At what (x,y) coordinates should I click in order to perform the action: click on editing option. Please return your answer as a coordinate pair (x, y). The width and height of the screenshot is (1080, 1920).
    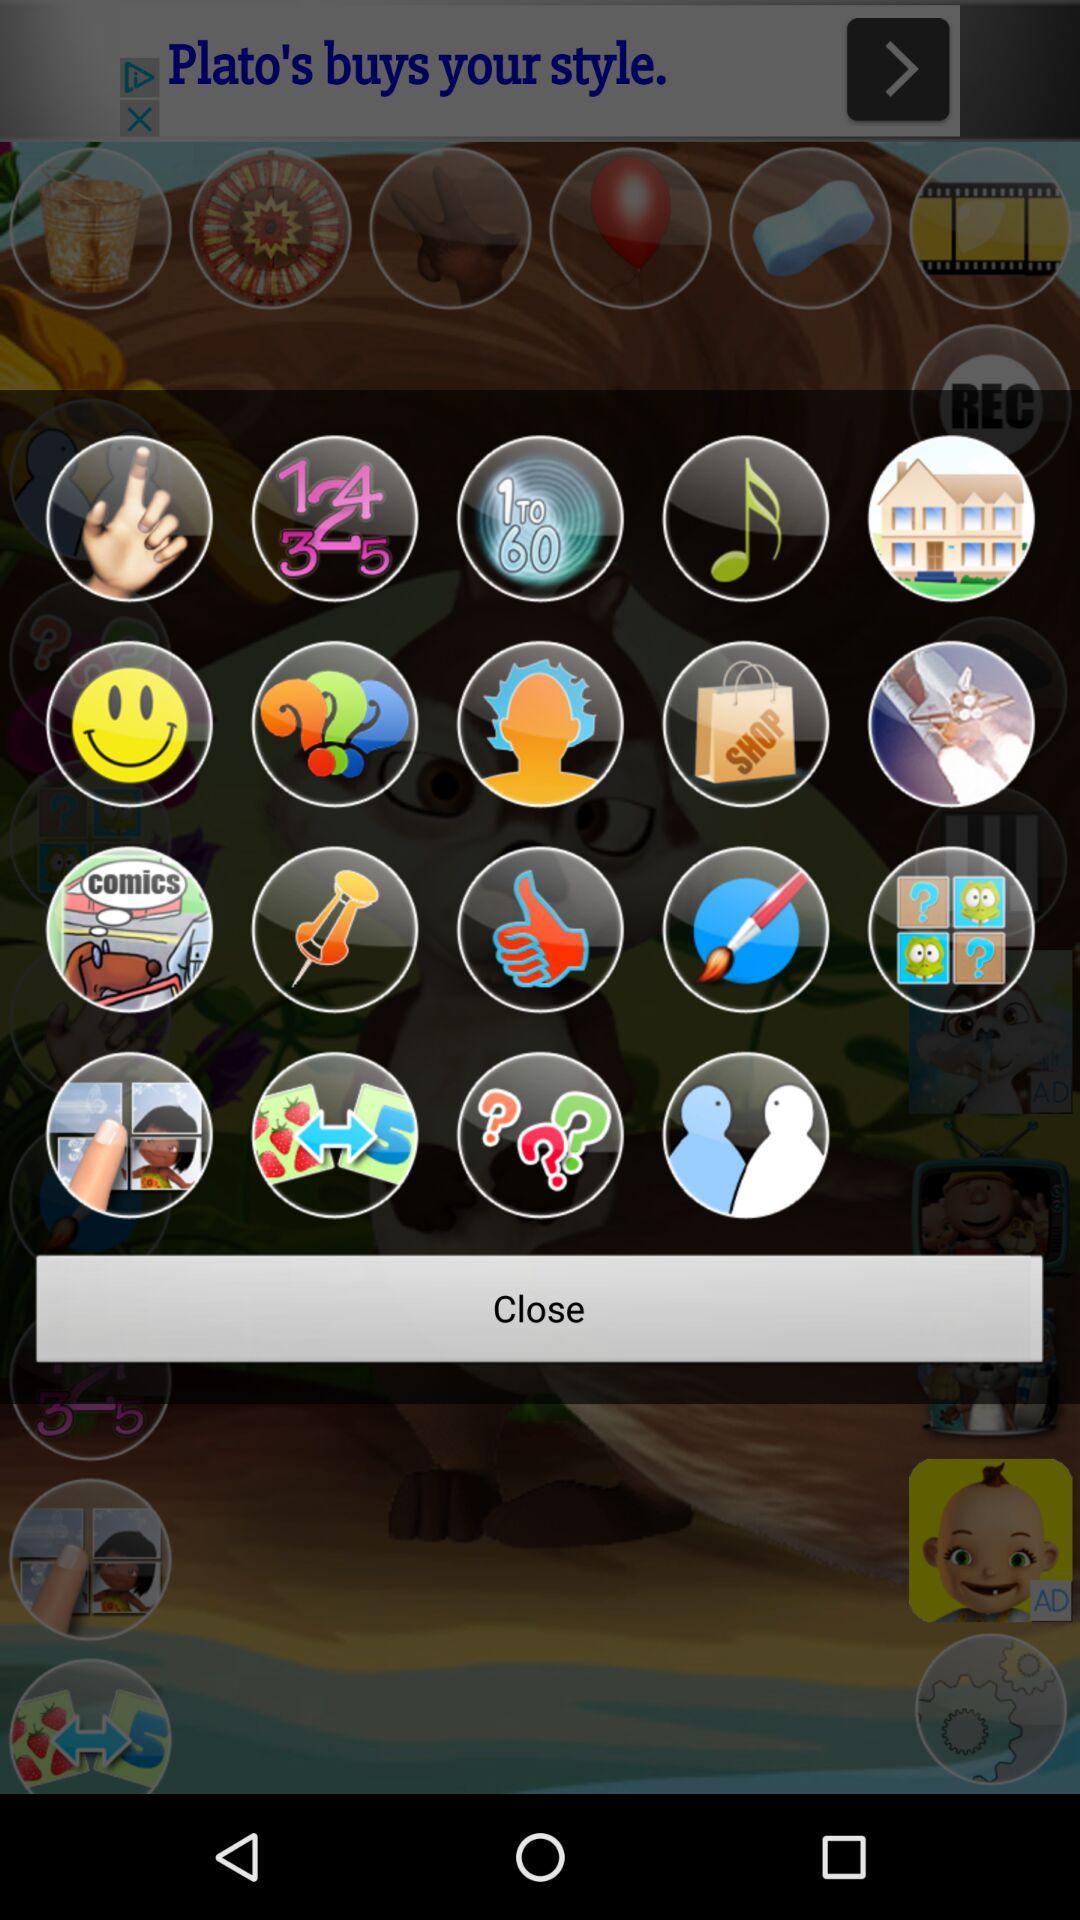
    Looking at the image, I should click on (745, 929).